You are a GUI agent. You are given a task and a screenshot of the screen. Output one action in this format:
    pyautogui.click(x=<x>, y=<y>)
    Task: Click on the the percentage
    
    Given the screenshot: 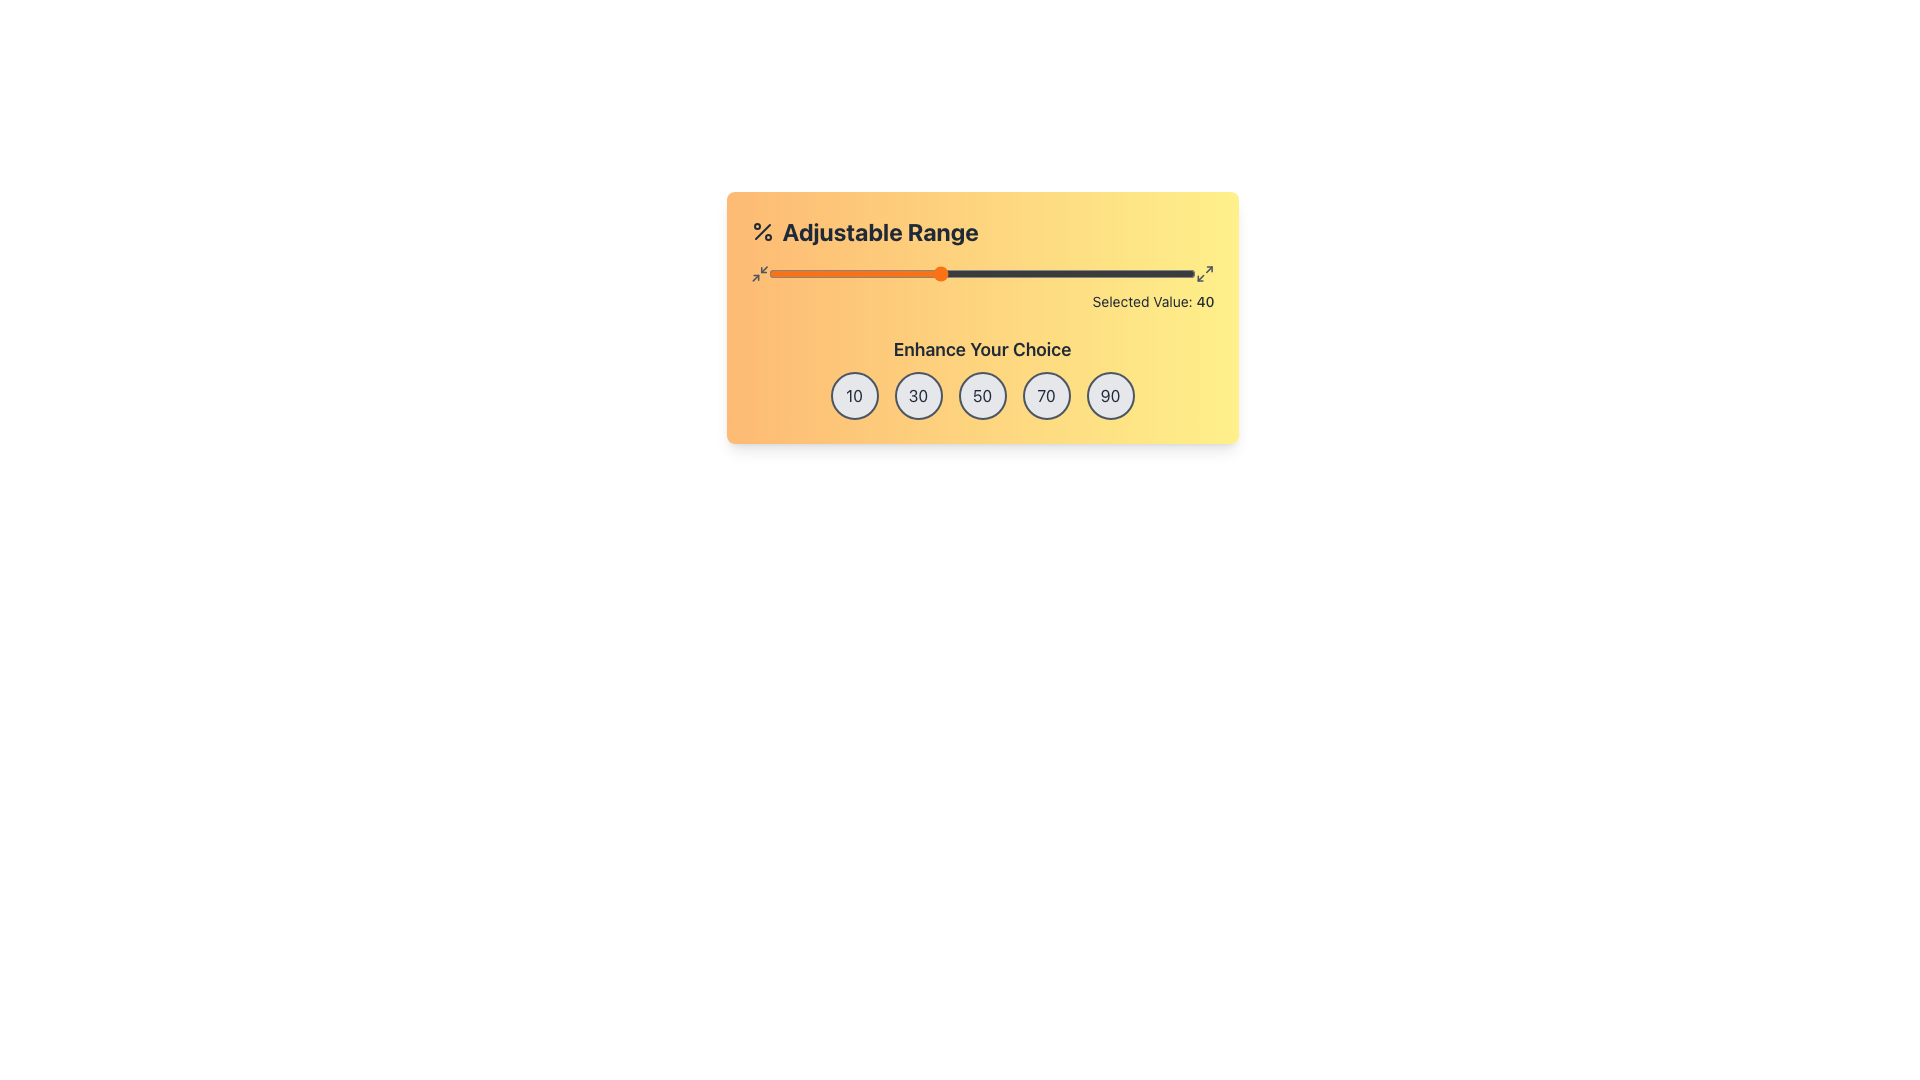 What is the action you would take?
    pyautogui.click(x=767, y=273)
    